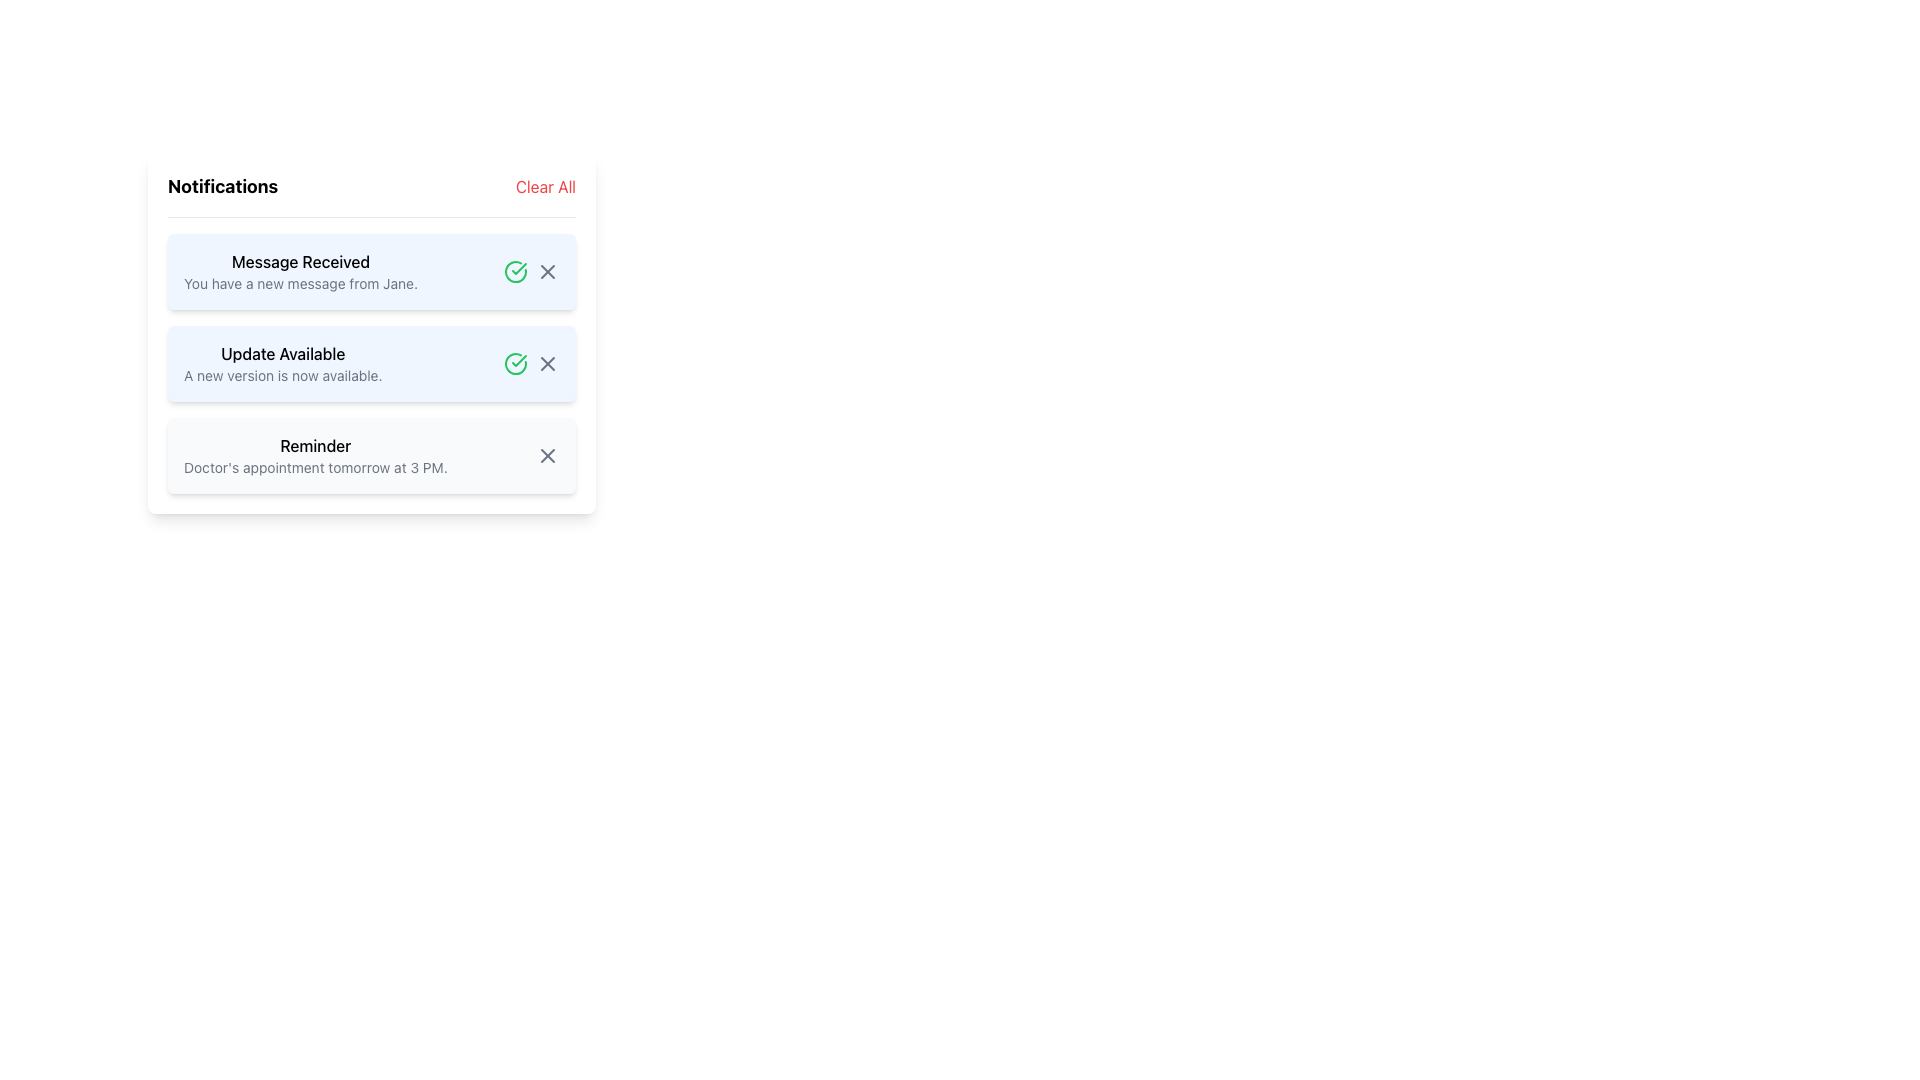  What do you see at coordinates (314, 445) in the screenshot?
I see `header text of the 'Reminder' notification card, which is located at the top of the card and identifies its purpose` at bounding box center [314, 445].